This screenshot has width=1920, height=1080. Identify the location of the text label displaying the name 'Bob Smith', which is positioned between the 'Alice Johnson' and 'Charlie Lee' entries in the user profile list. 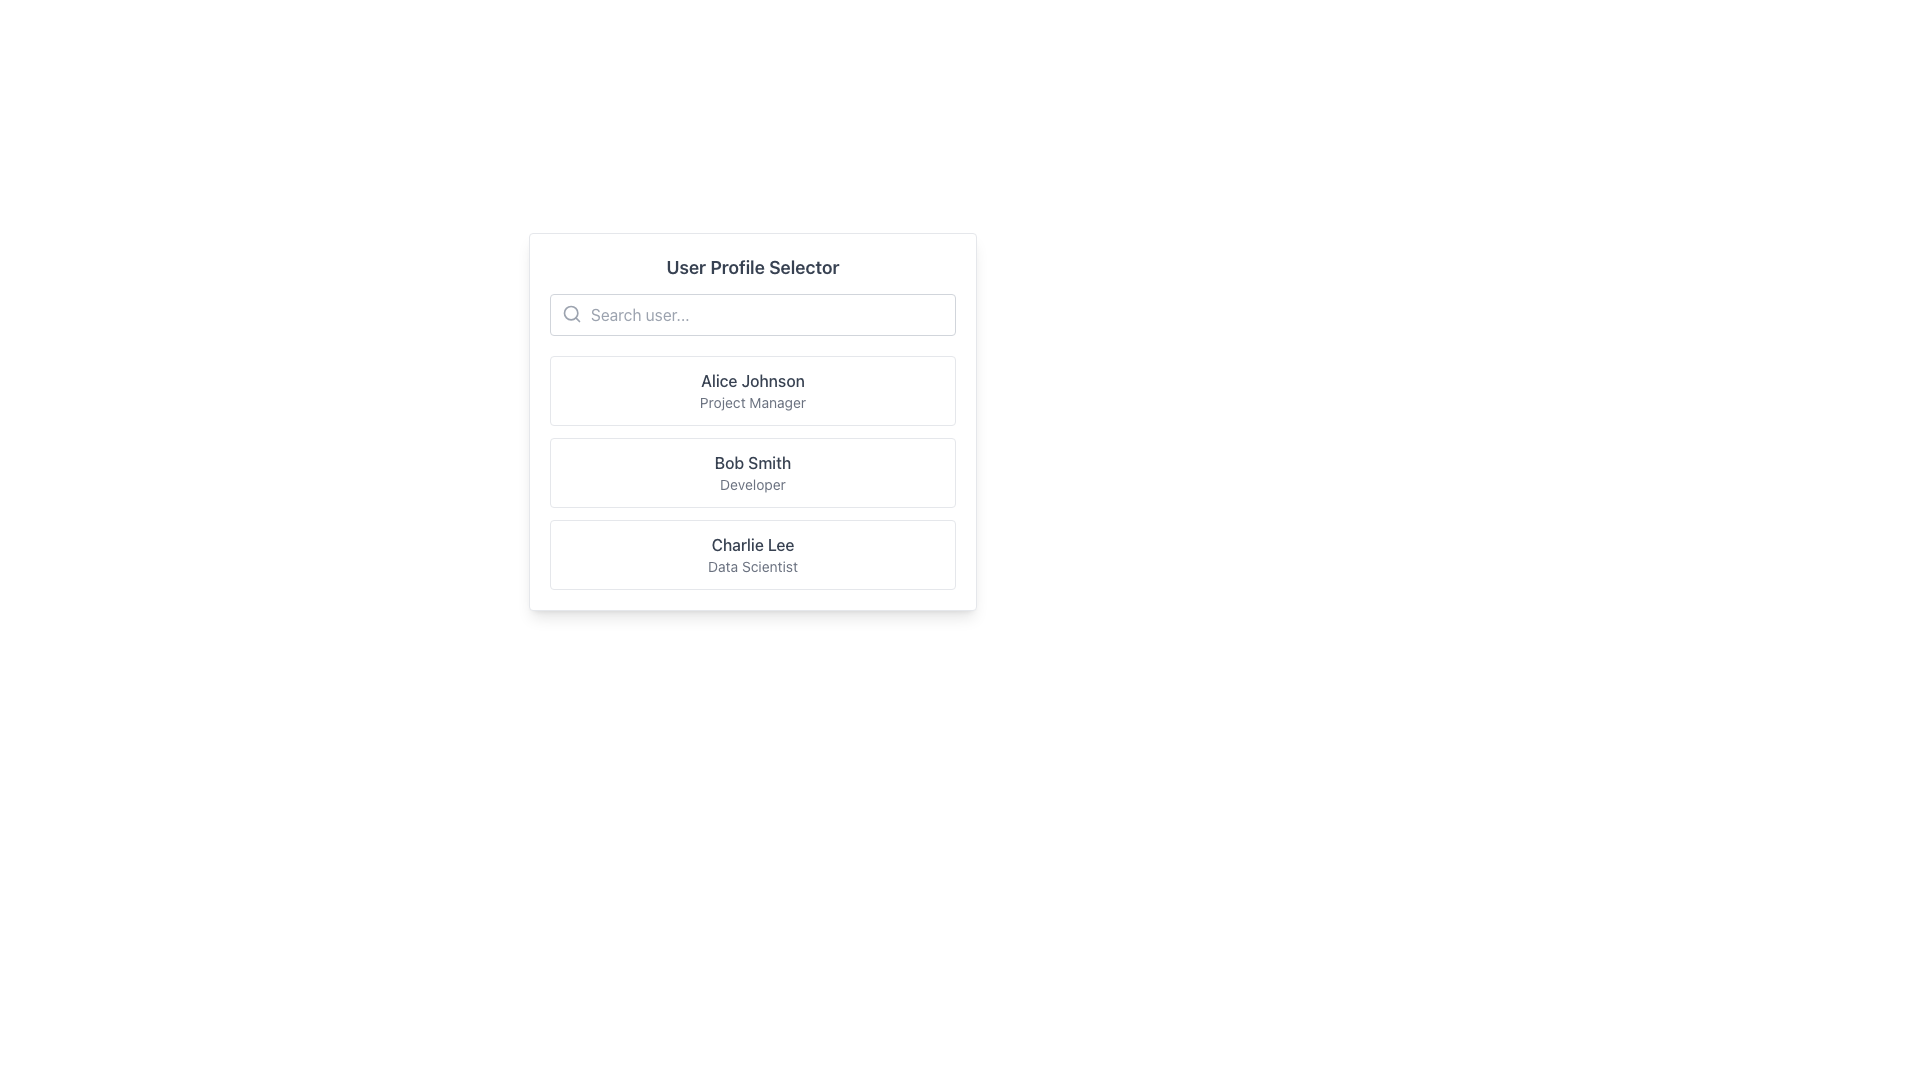
(752, 462).